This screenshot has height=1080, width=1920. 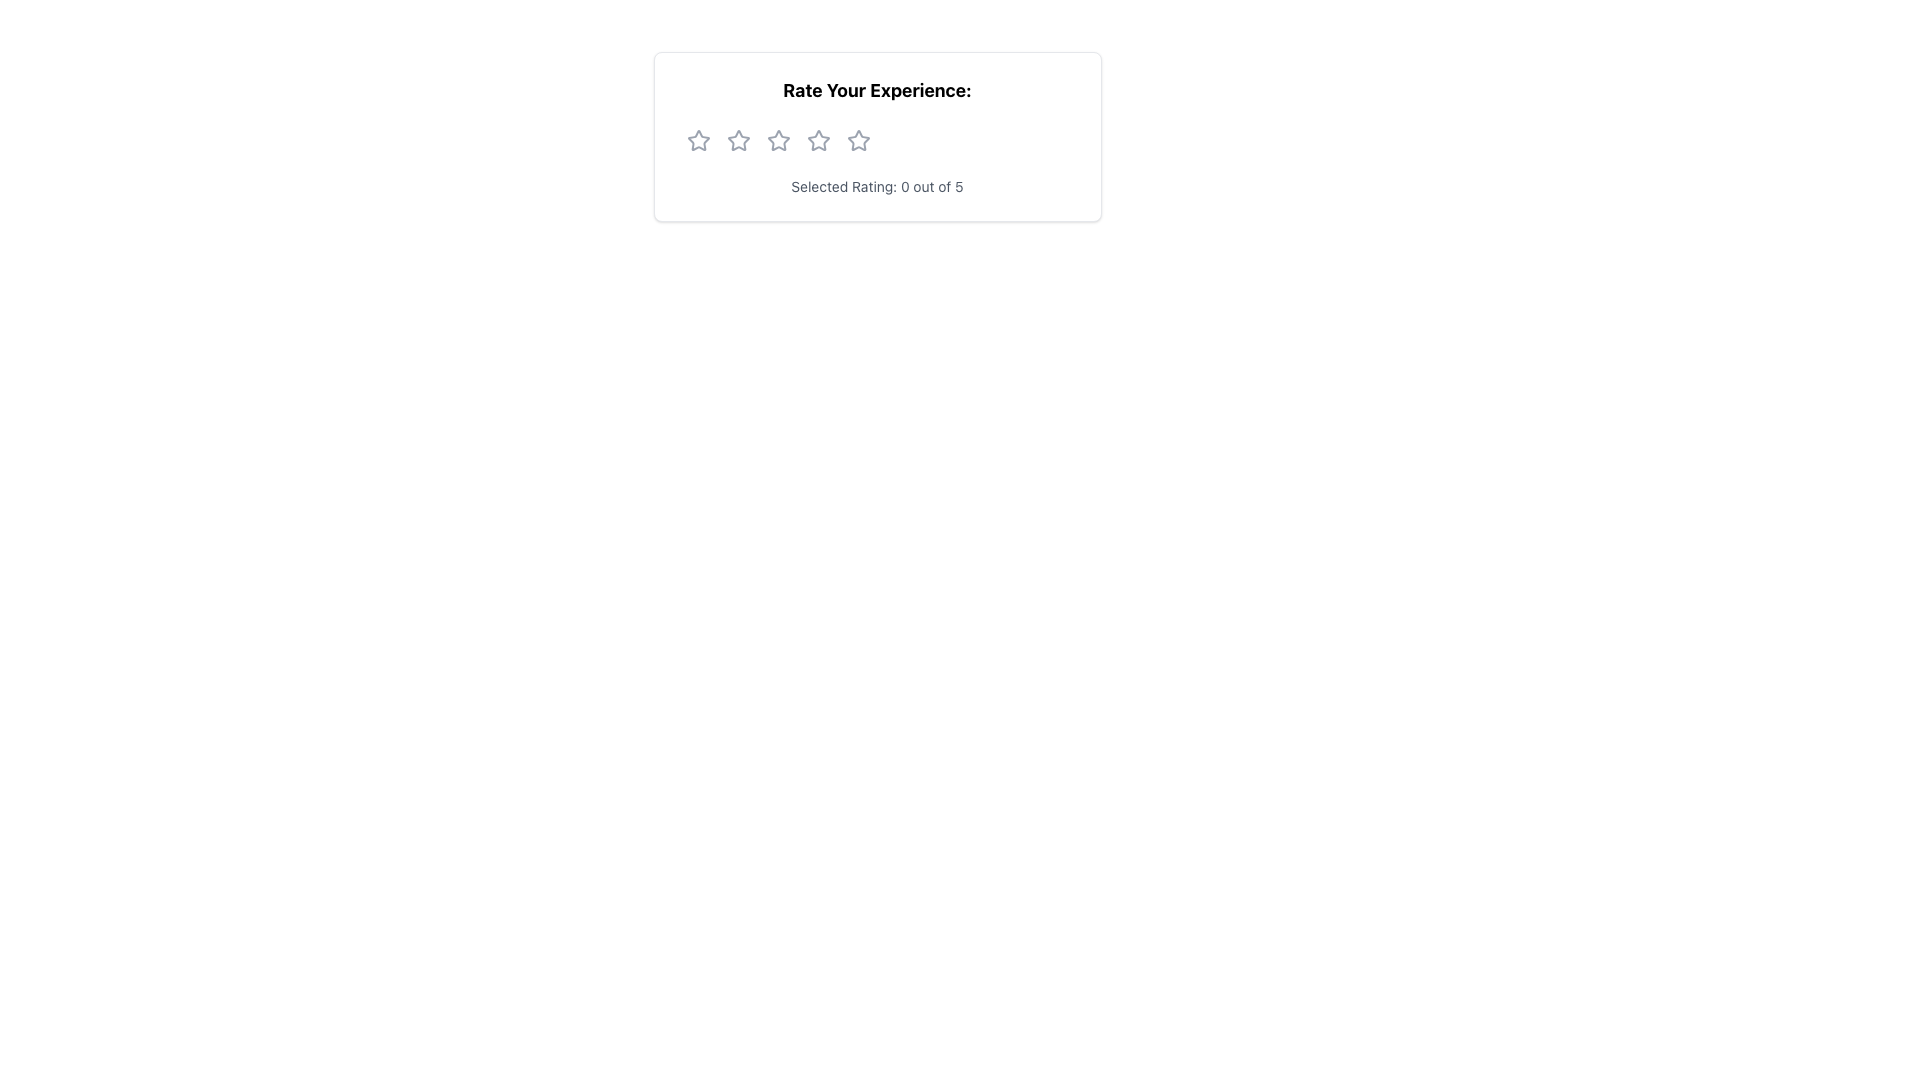 What do you see at coordinates (777, 140) in the screenshot?
I see `the third star icon in the star rating system` at bounding box center [777, 140].